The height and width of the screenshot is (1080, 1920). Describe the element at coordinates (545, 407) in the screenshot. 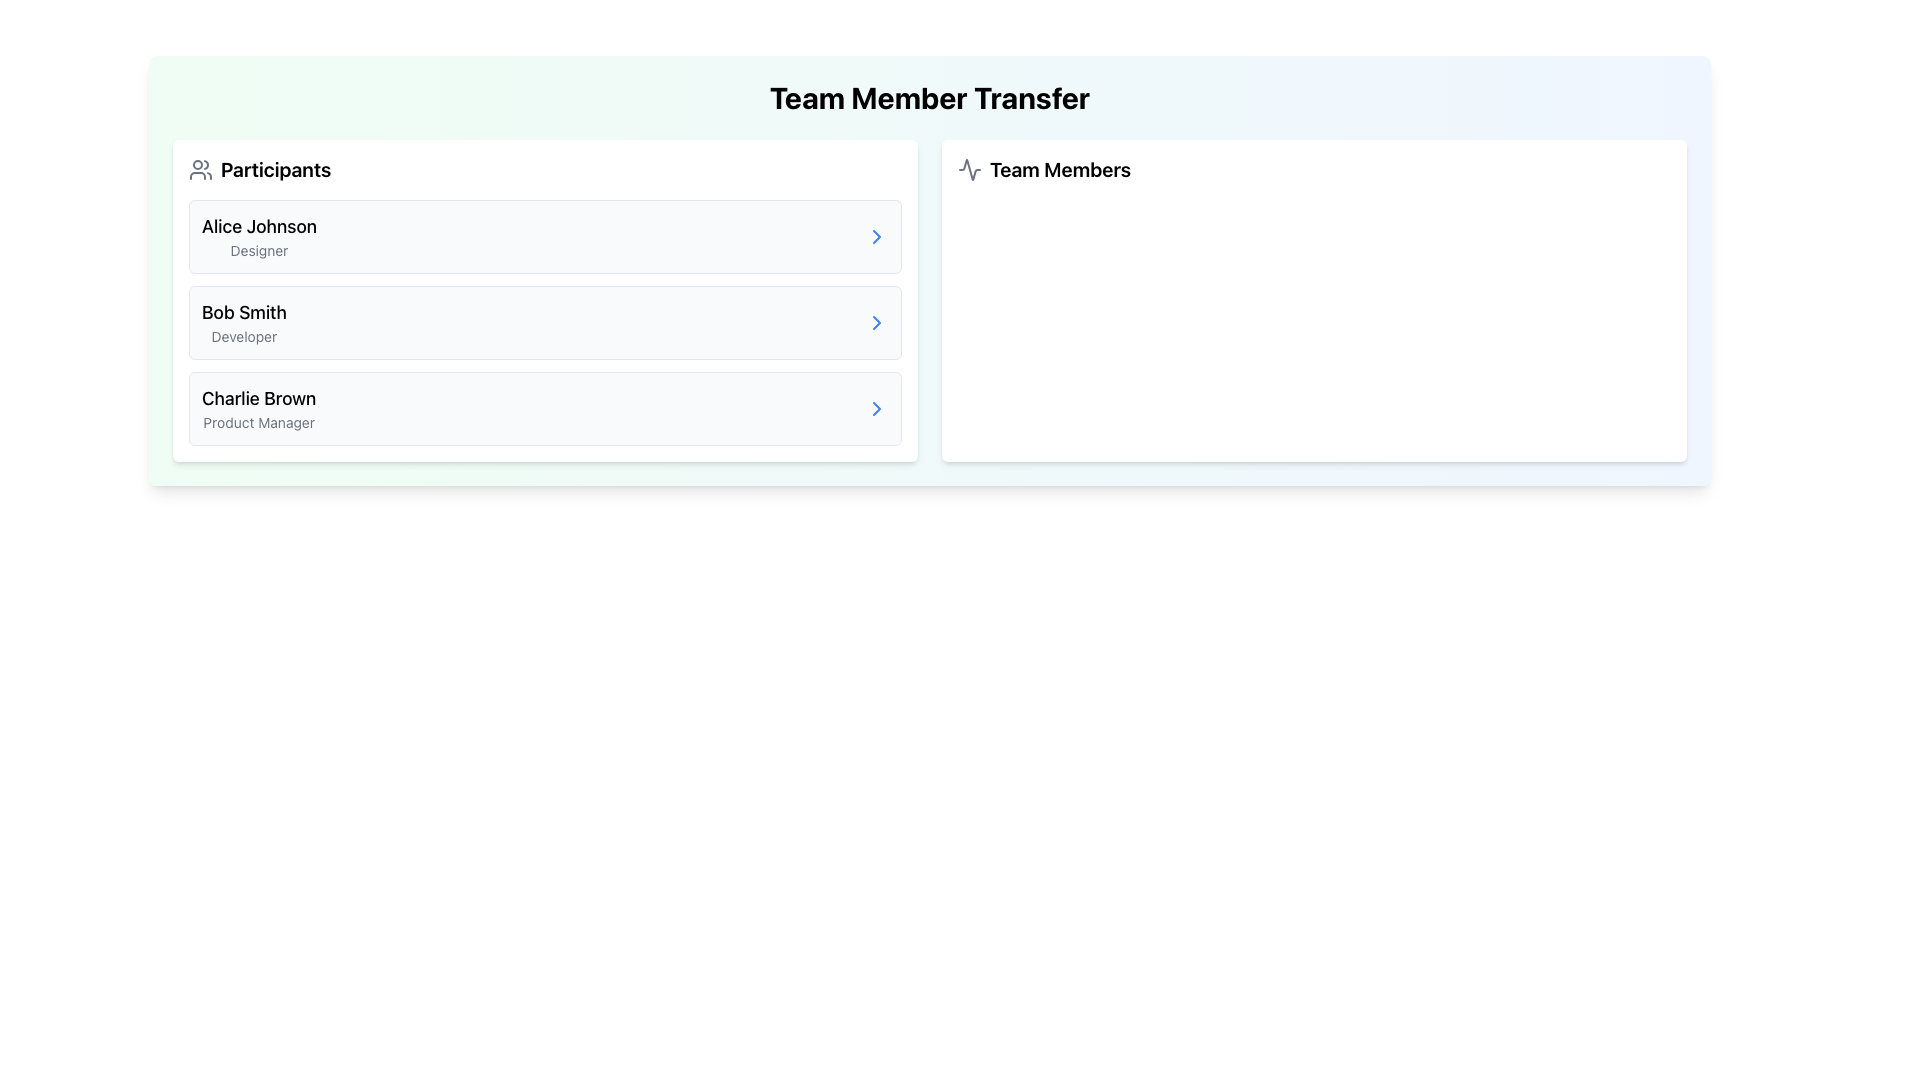

I see `the clickable list item representing the participant 'Charlie Brown', who is the 'Product Manager', located as the third item in the 'Participants' section` at that location.